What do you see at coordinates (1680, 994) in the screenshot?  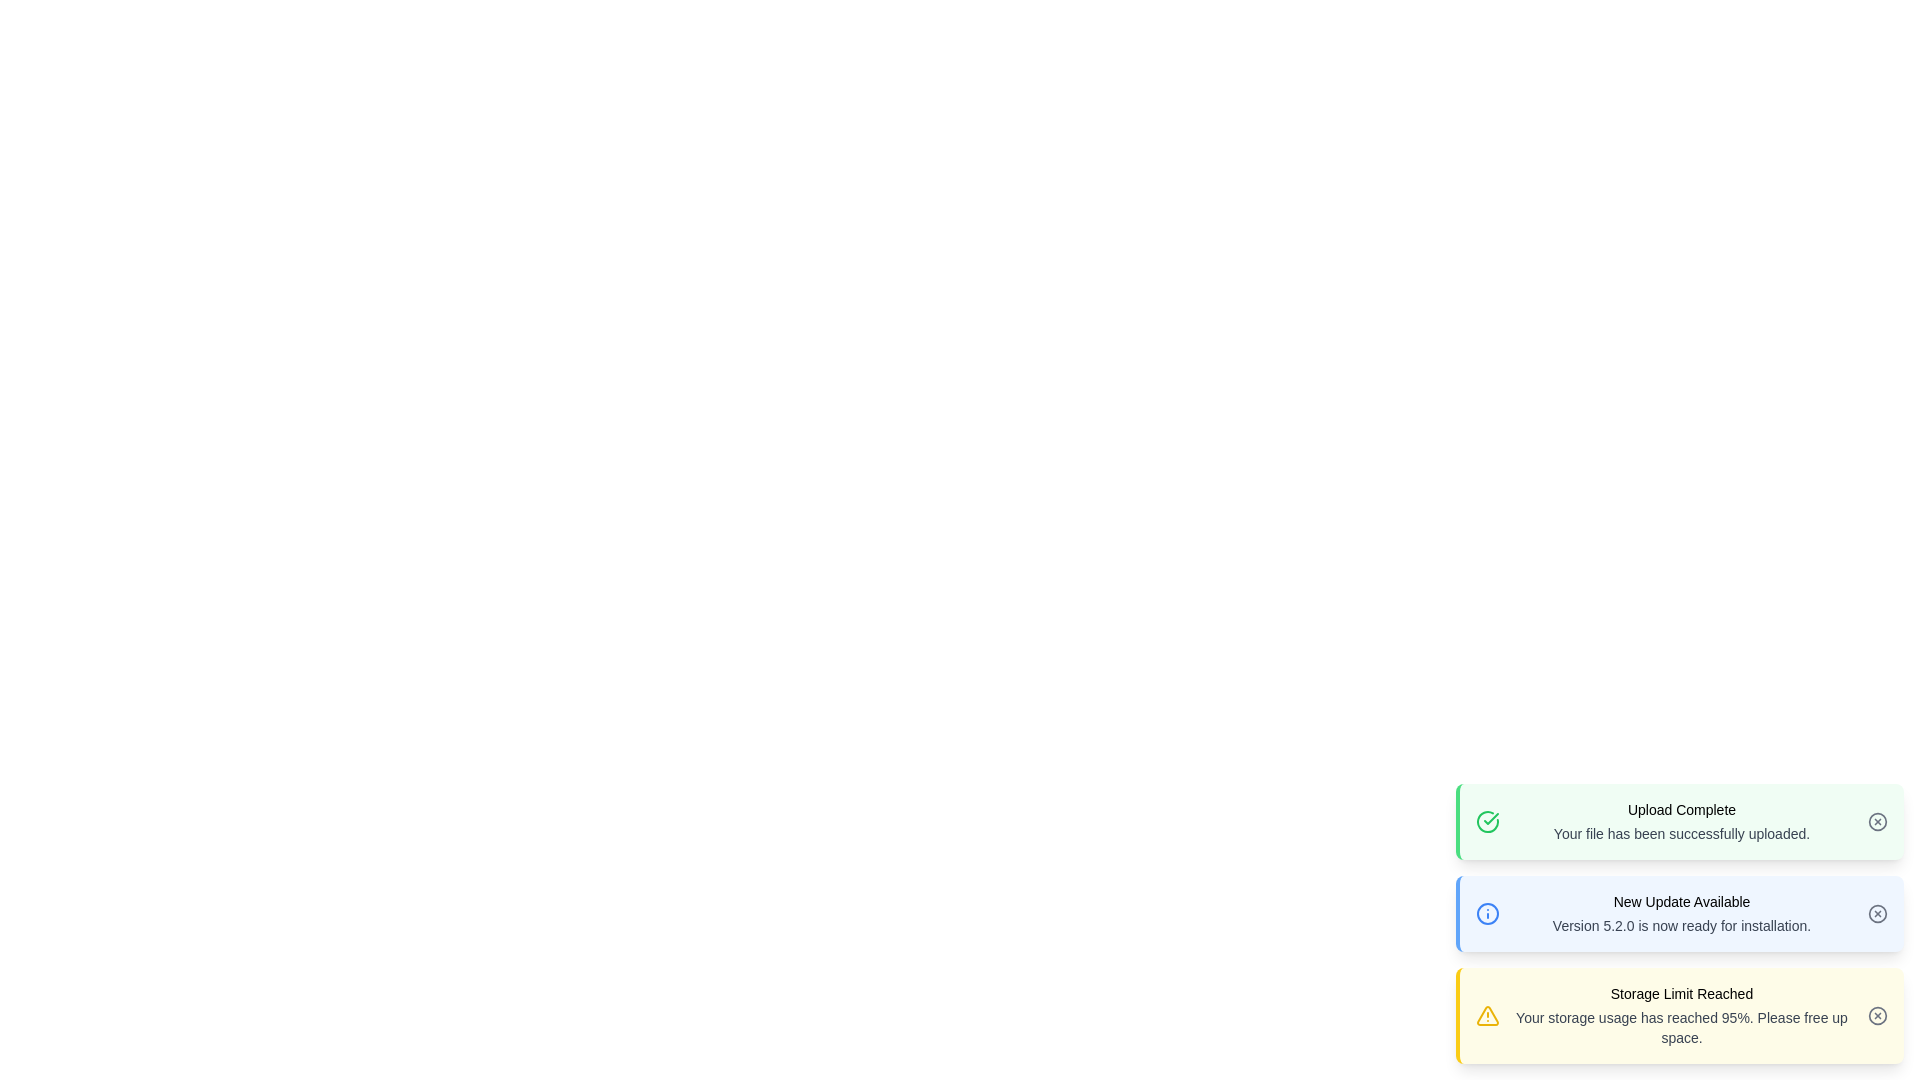 I see `the static text element displaying the message 'Storage Limit Reached', which is the title of the warning notification located at the bottom of the notification stack` at bounding box center [1680, 994].